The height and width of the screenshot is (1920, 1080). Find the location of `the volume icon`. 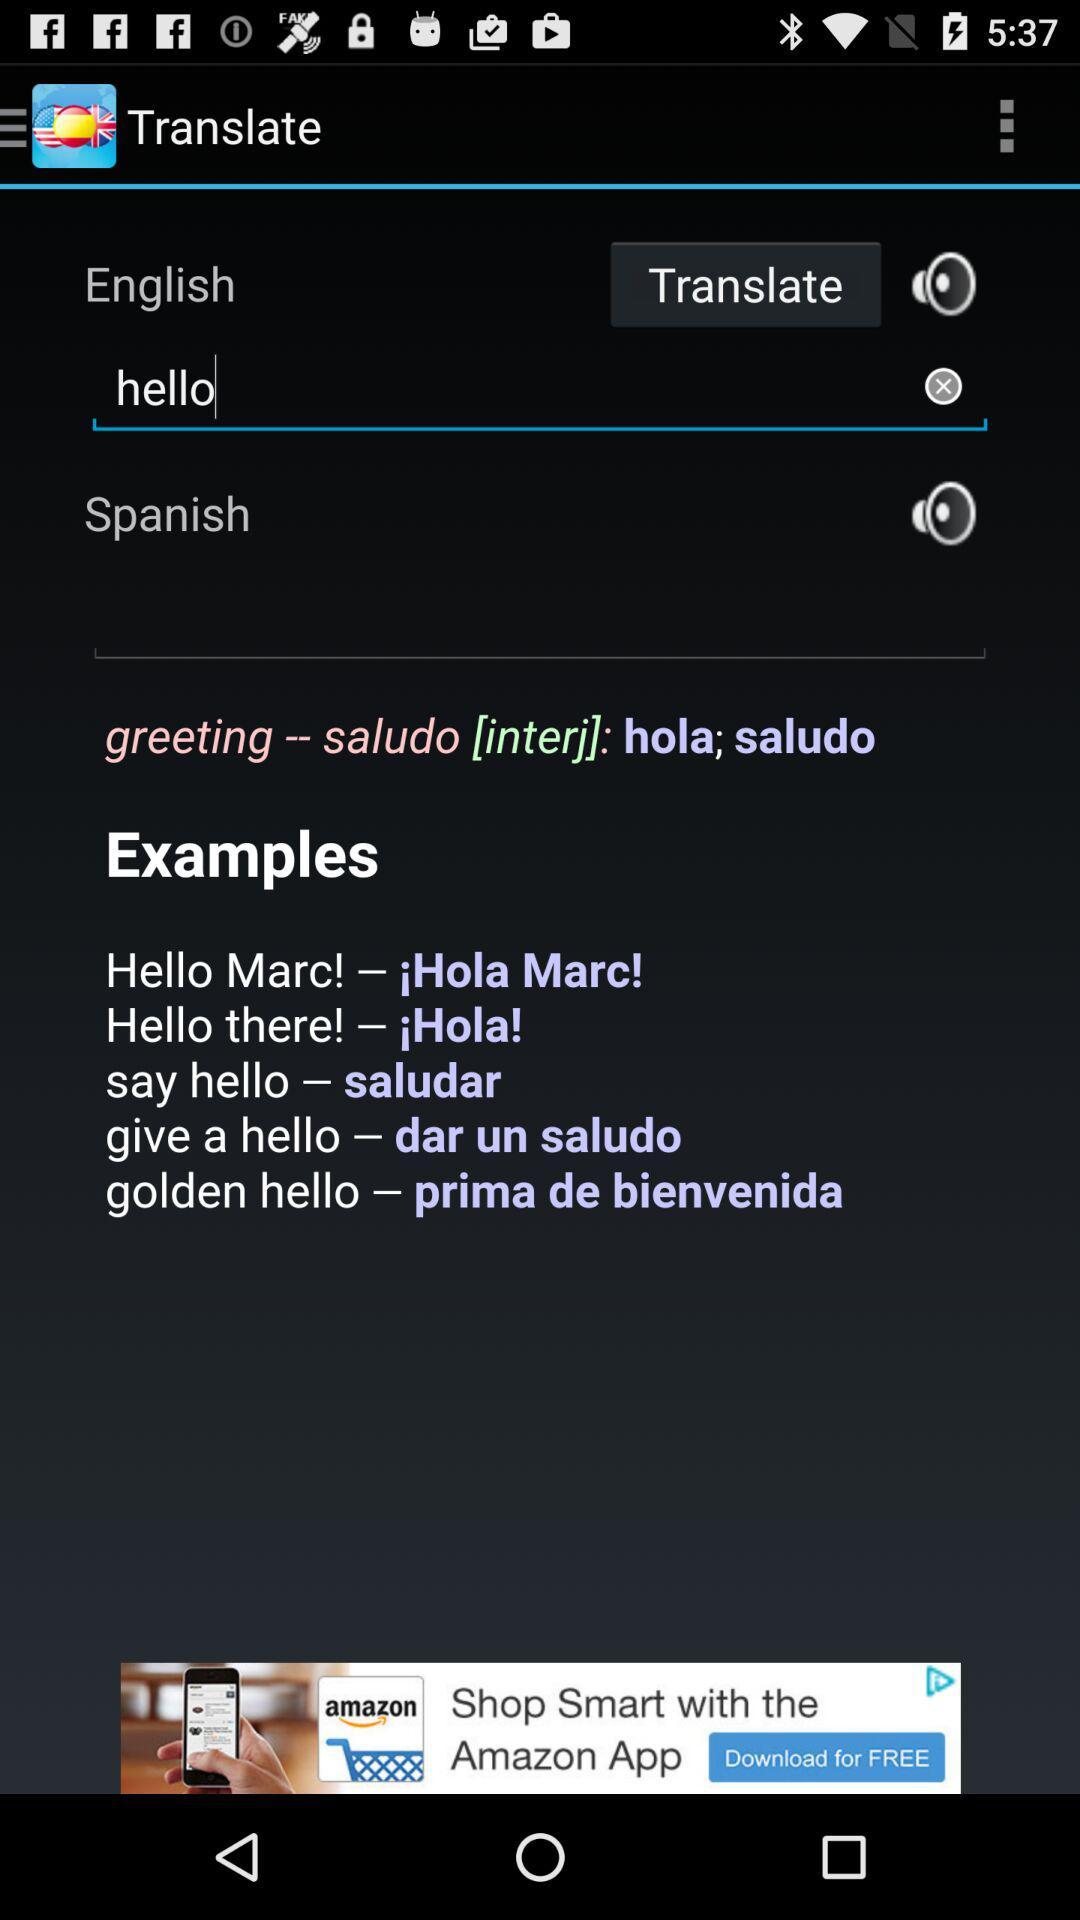

the volume icon is located at coordinates (943, 302).